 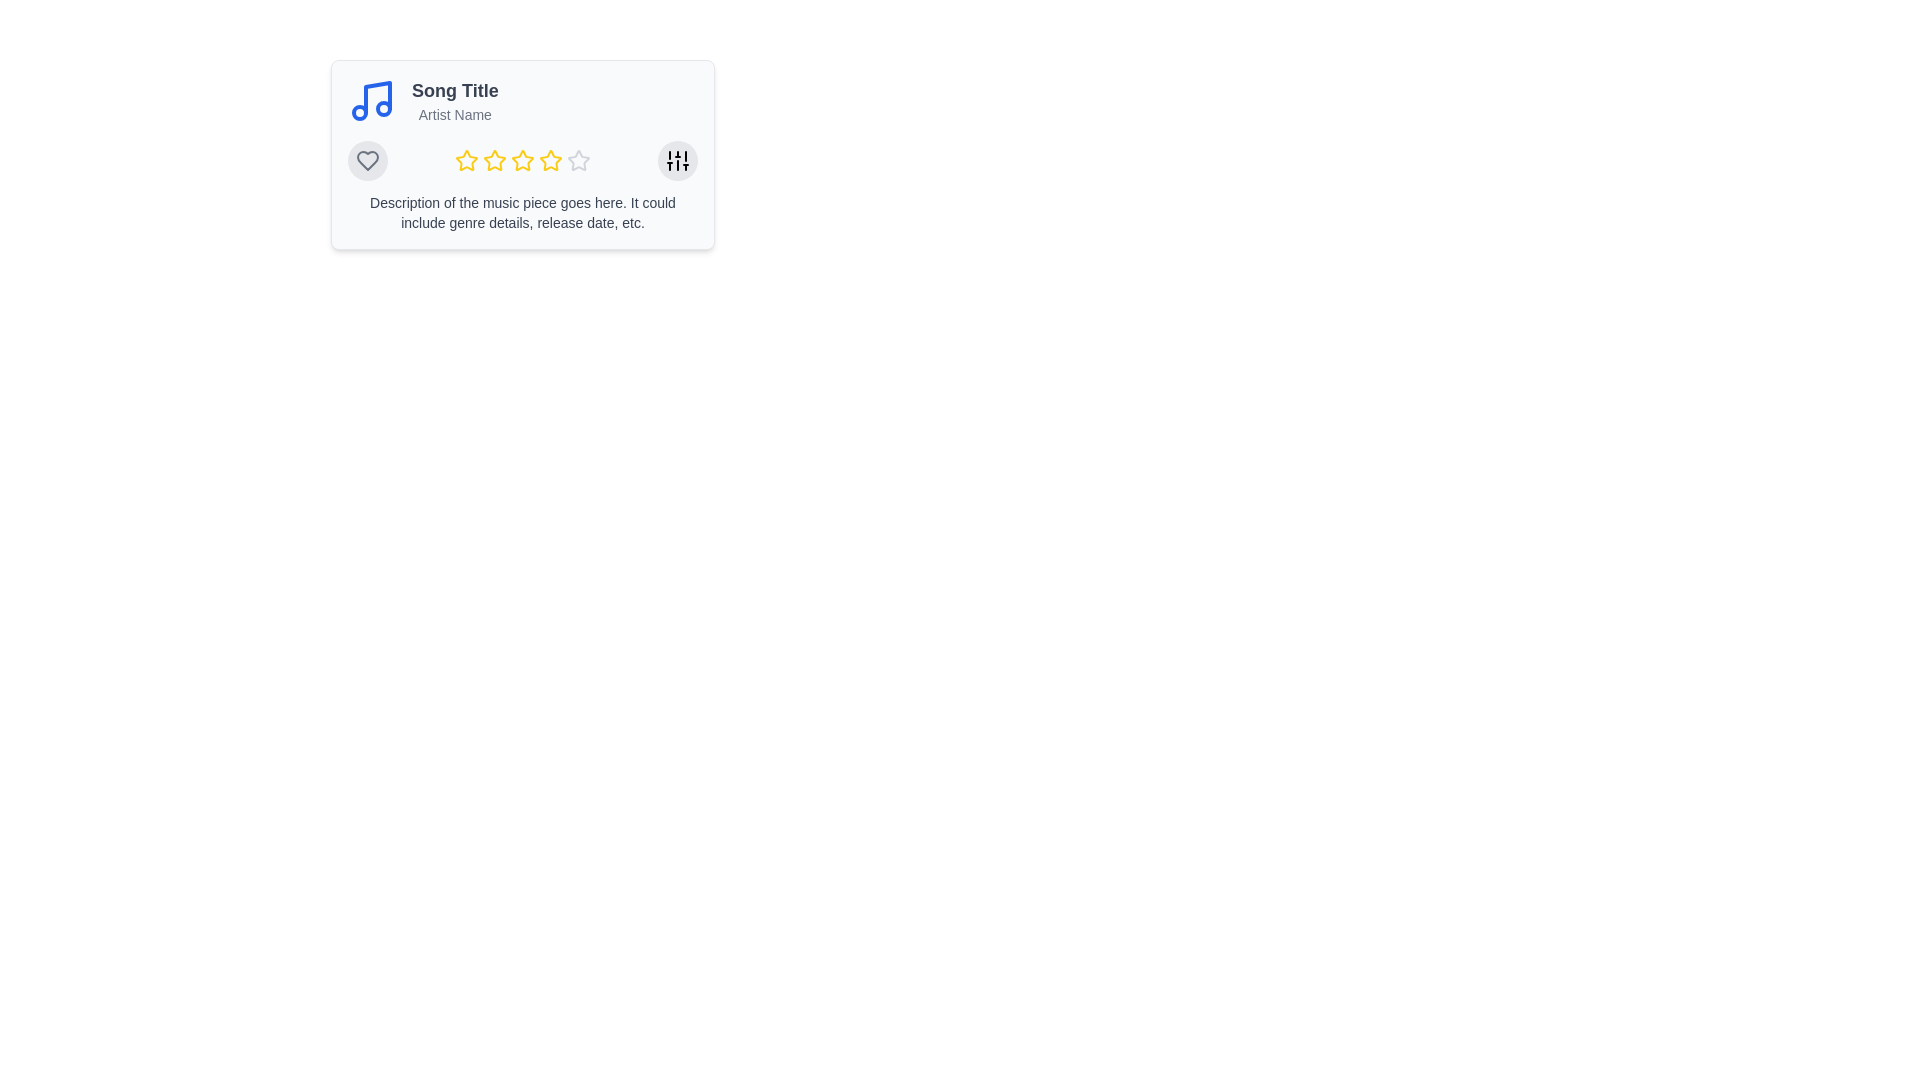 I want to click on the 'Artist Name' label element which is displayed in a smaller font size and lighter gray color, located beneath the 'Song Title' text in the card layout, so click(x=454, y=115).